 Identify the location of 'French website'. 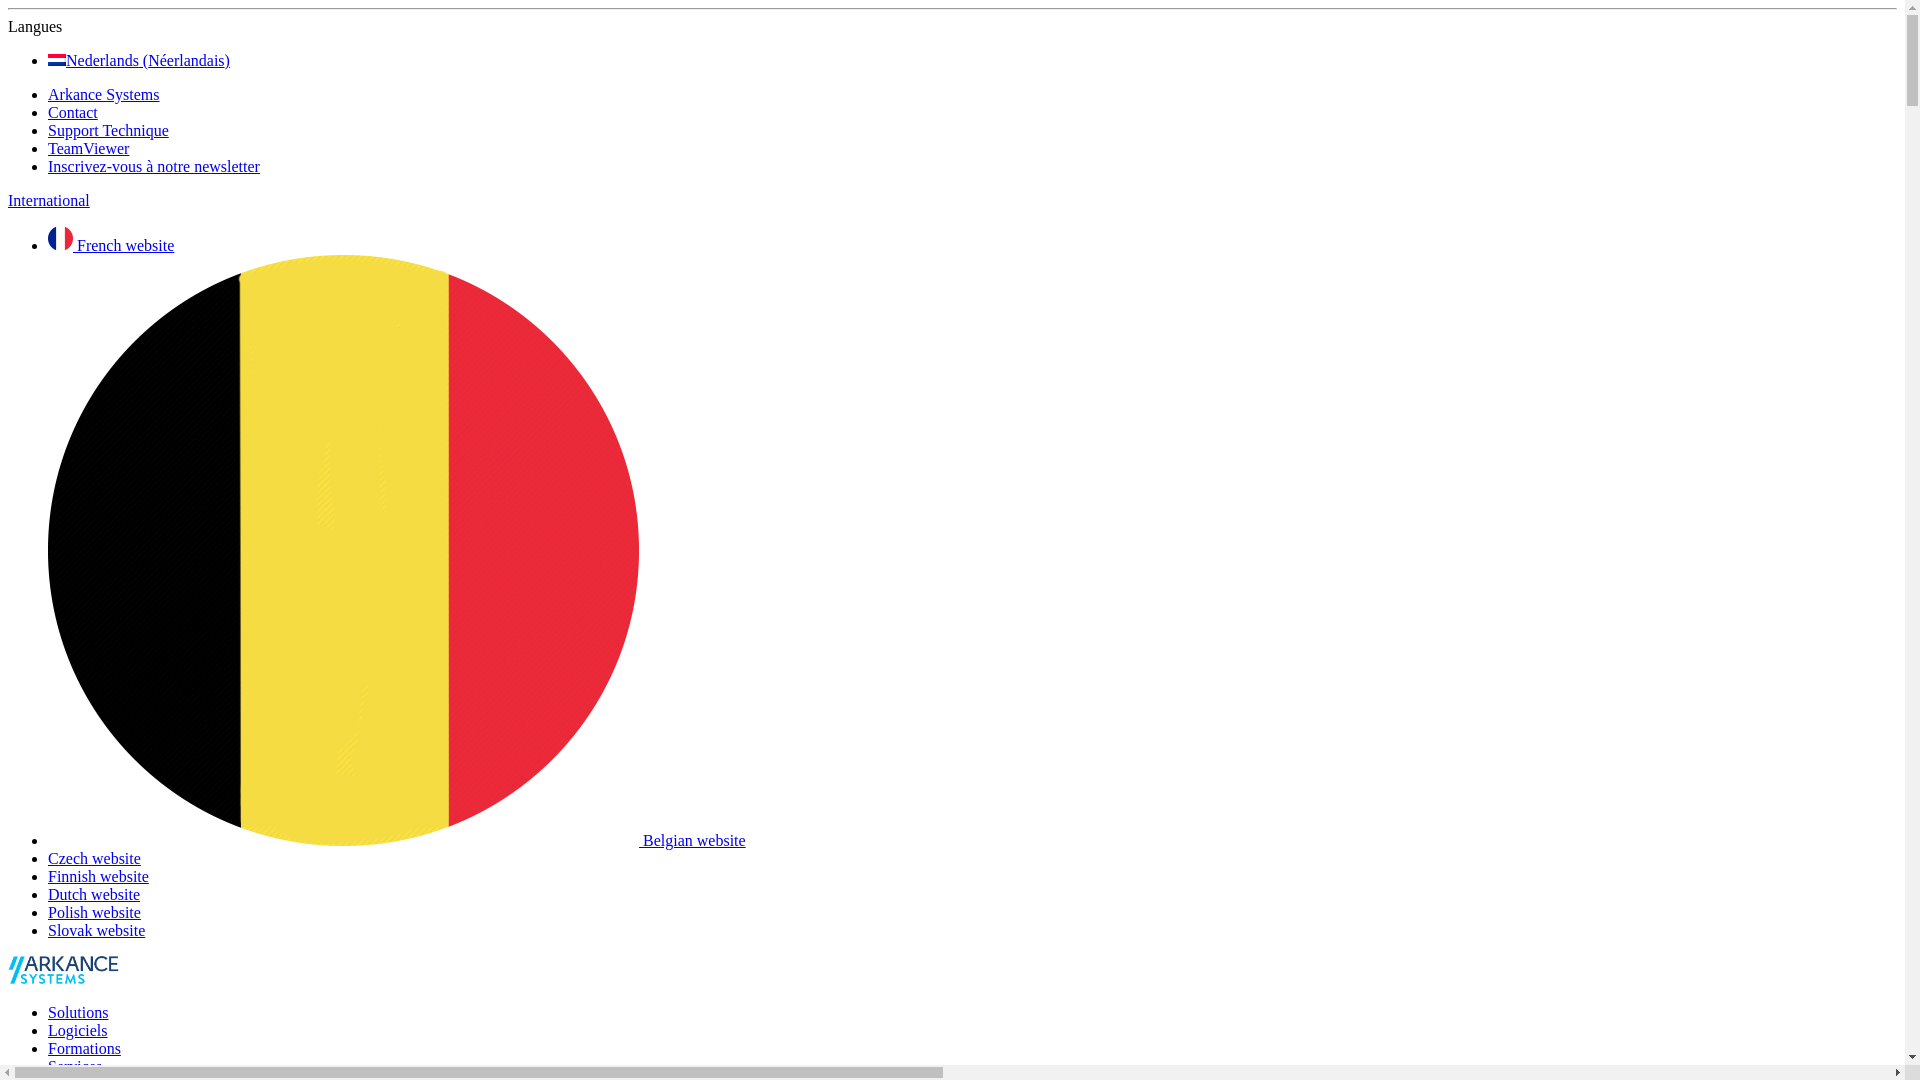
(109, 244).